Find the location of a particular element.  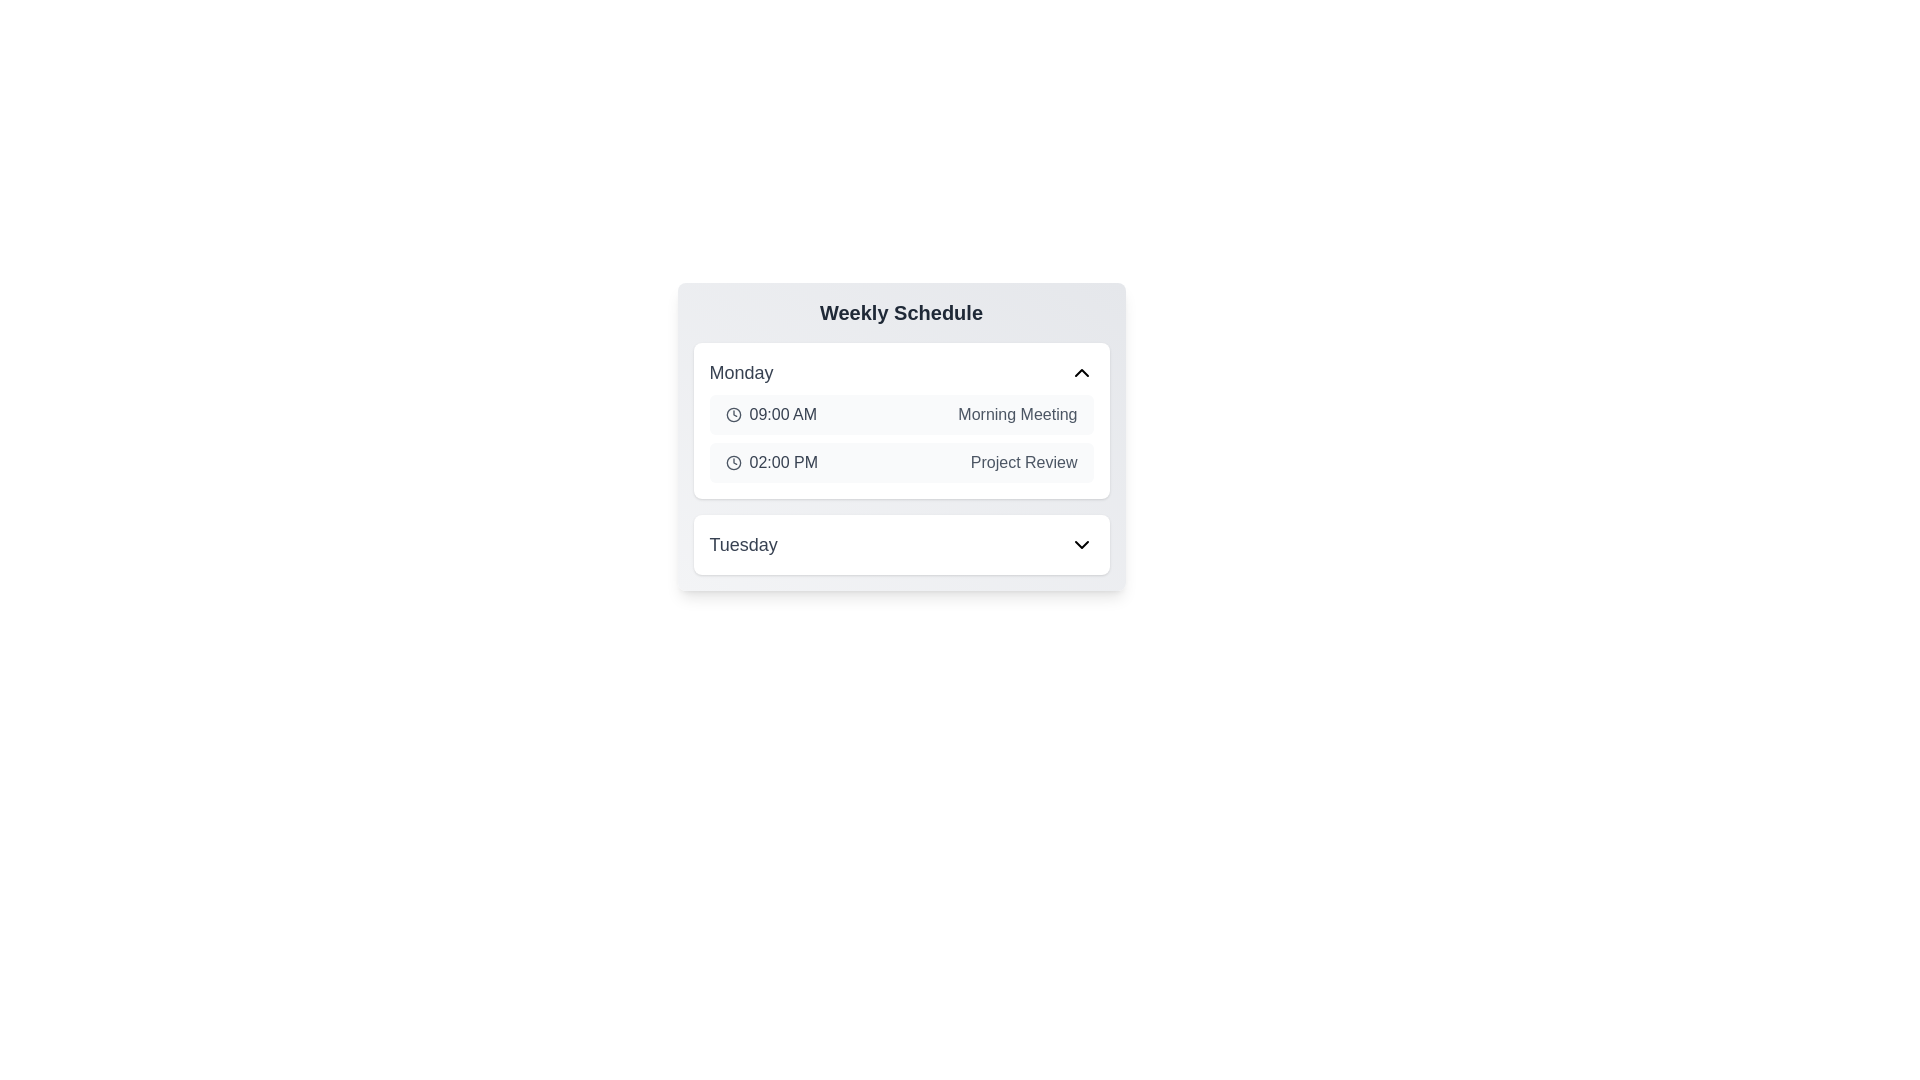

the Row element representing the scheduled event titled 'Morning Meeting' for 'Monday' at '09:00 AM' in the 'Weekly Schedule' section is located at coordinates (900, 414).